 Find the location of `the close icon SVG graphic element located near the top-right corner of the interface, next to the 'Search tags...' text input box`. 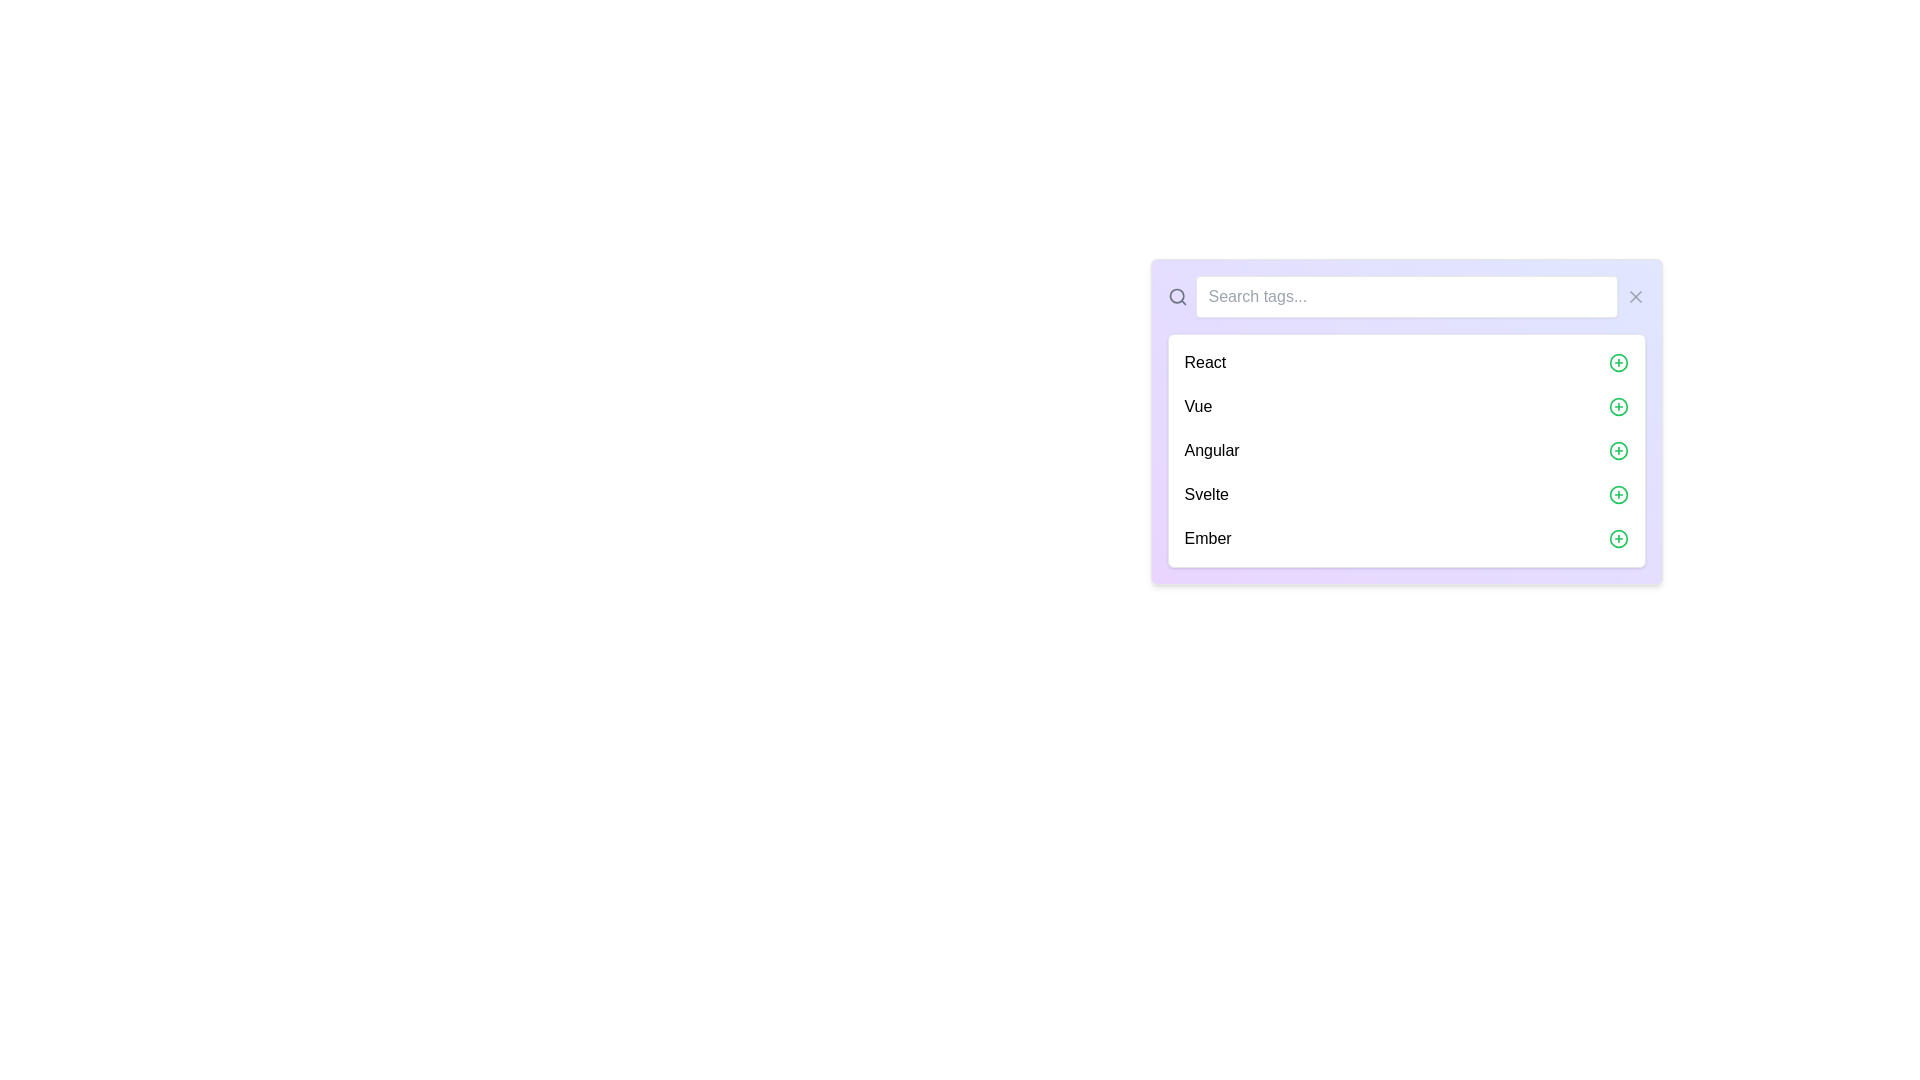

the close icon SVG graphic element located near the top-right corner of the interface, next to the 'Search tags...' text input box is located at coordinates (1635, 297).